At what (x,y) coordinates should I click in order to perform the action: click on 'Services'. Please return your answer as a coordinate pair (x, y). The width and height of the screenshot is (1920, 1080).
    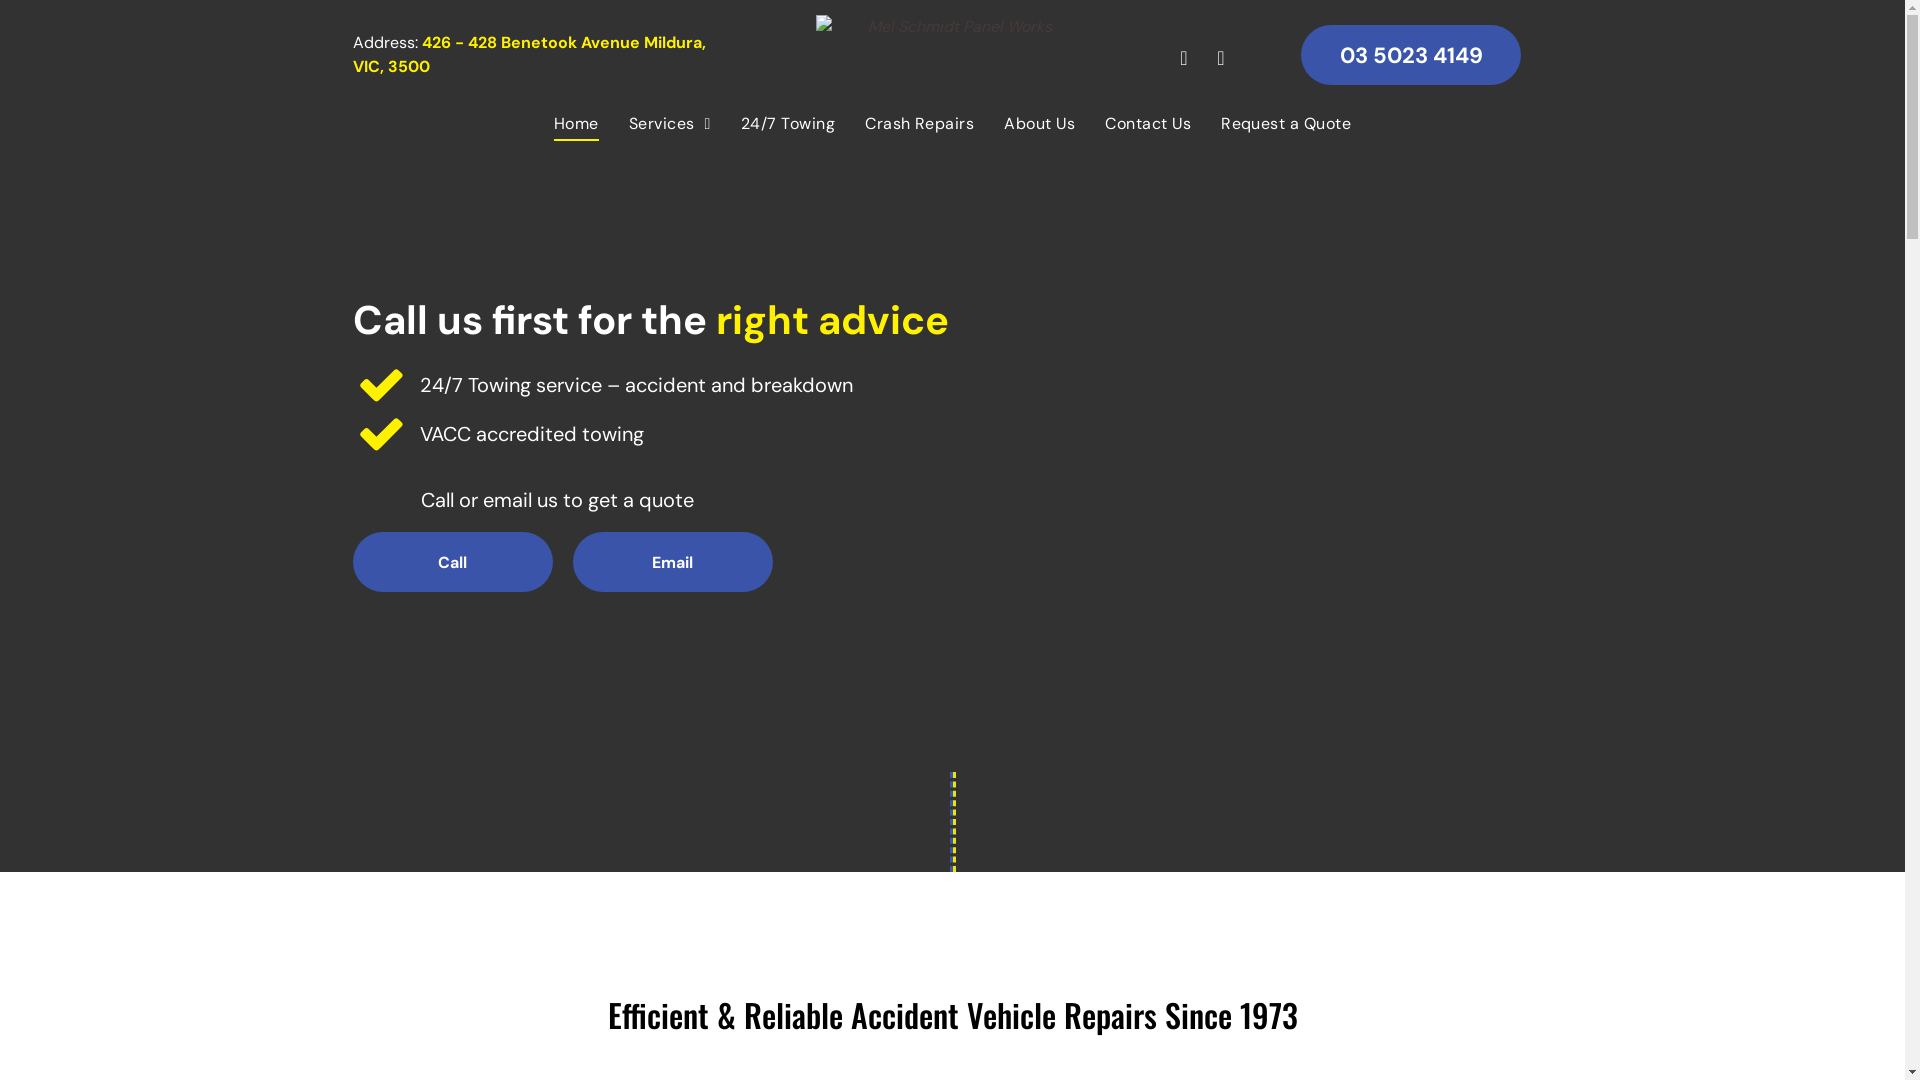
    Looking at the image, I should click on (670, 123).